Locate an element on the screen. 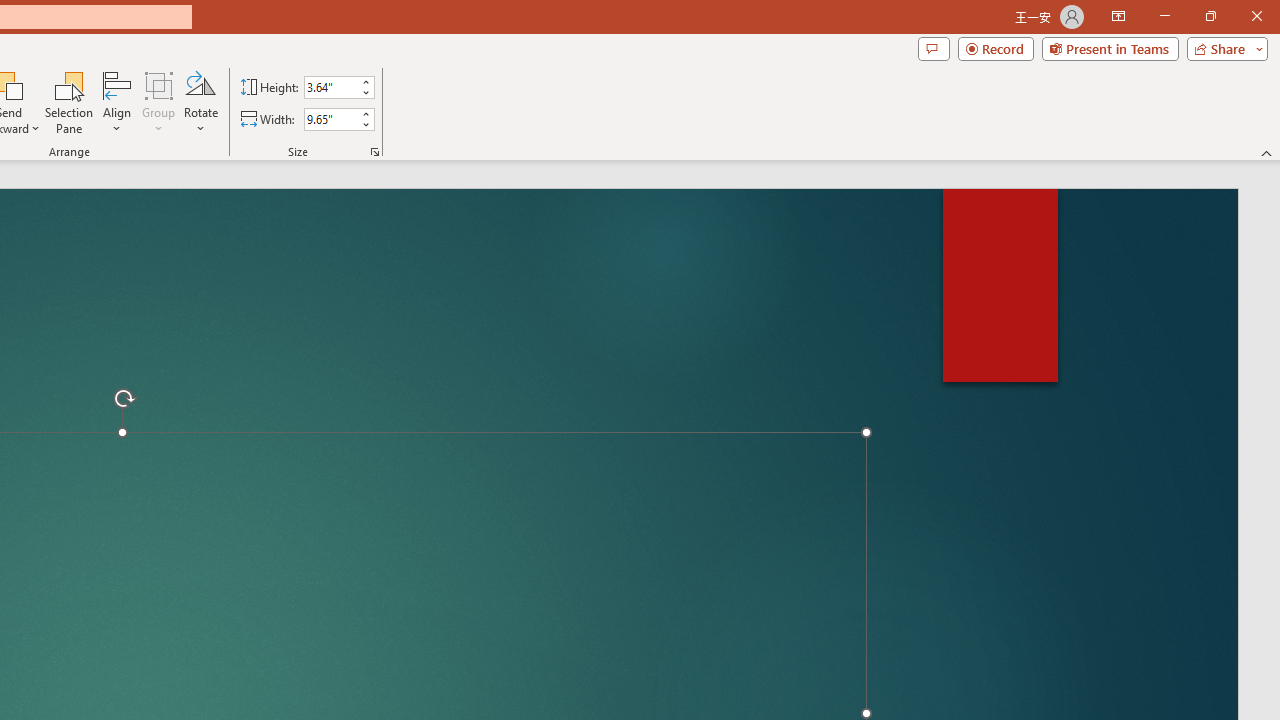 This screenshot has height=720, width=1280. 'Shape Height' is located at coordinates (330, 86).